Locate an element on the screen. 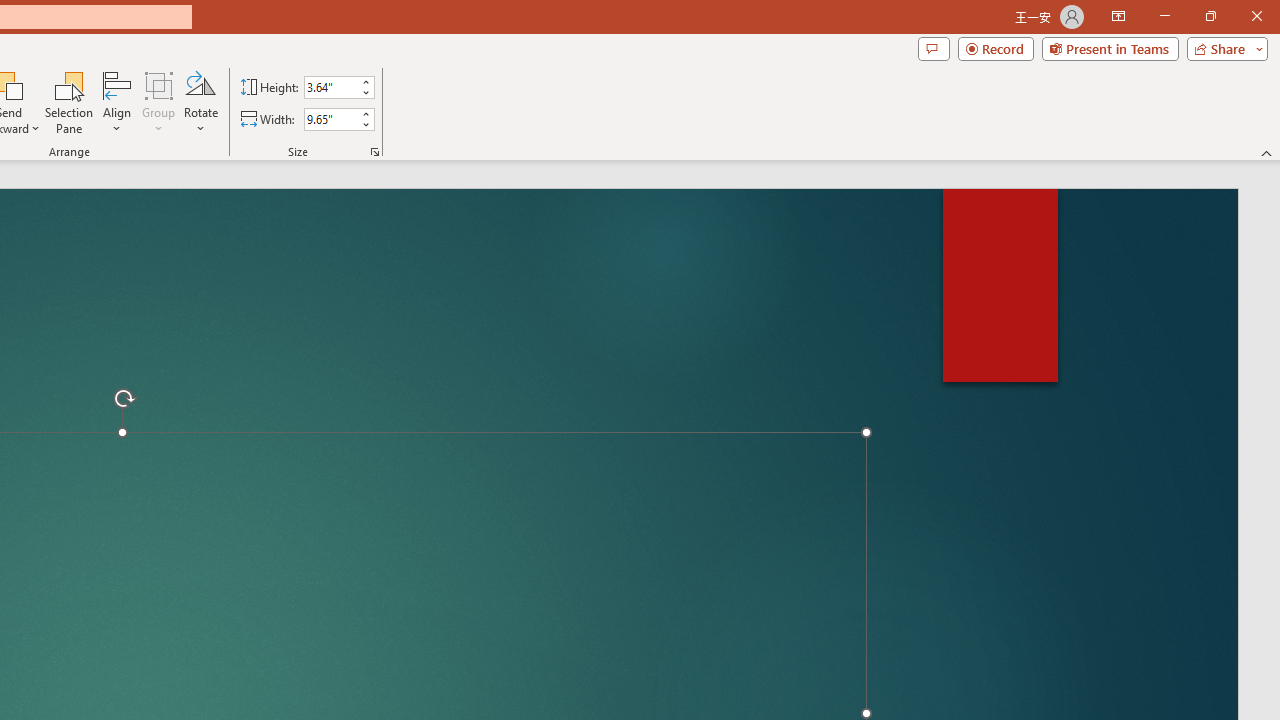 This screenshot has height=720, width=1280. 'Shape Height' is located at coordinates (330, 86).